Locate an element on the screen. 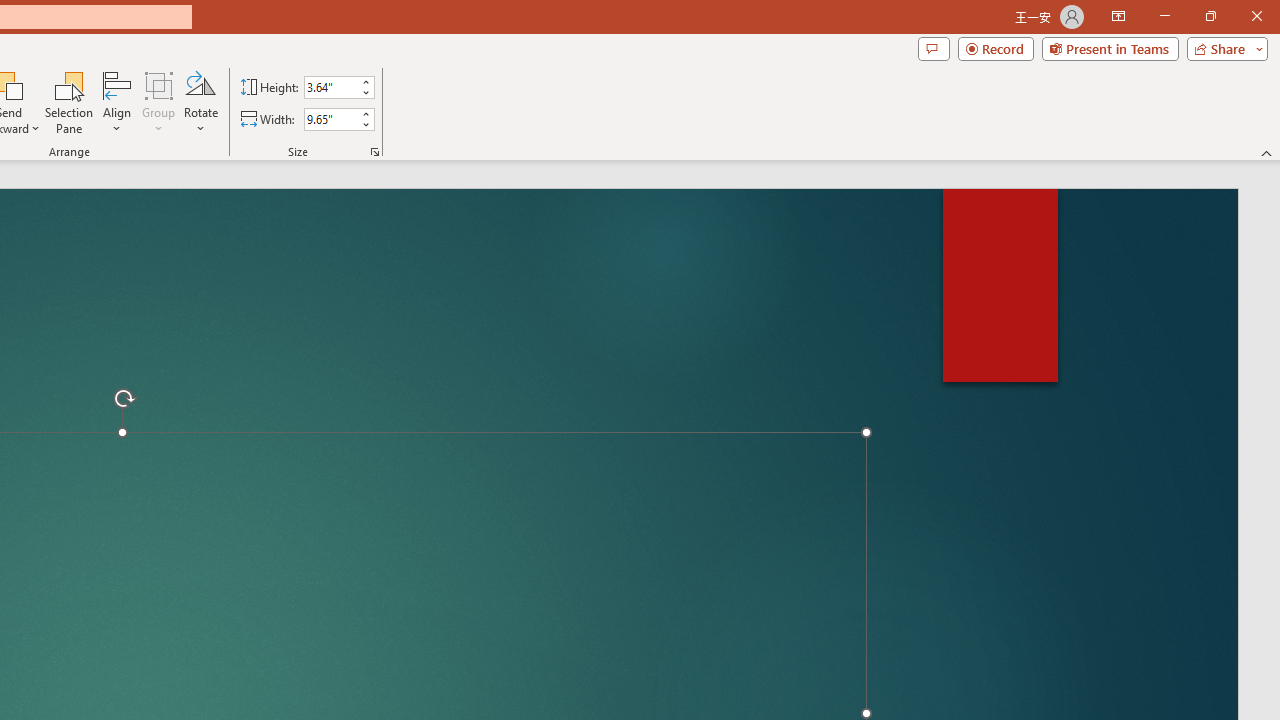 This screenshot has height=720, width=1280. 'Shape Height' is located at coordinates (330, 86).